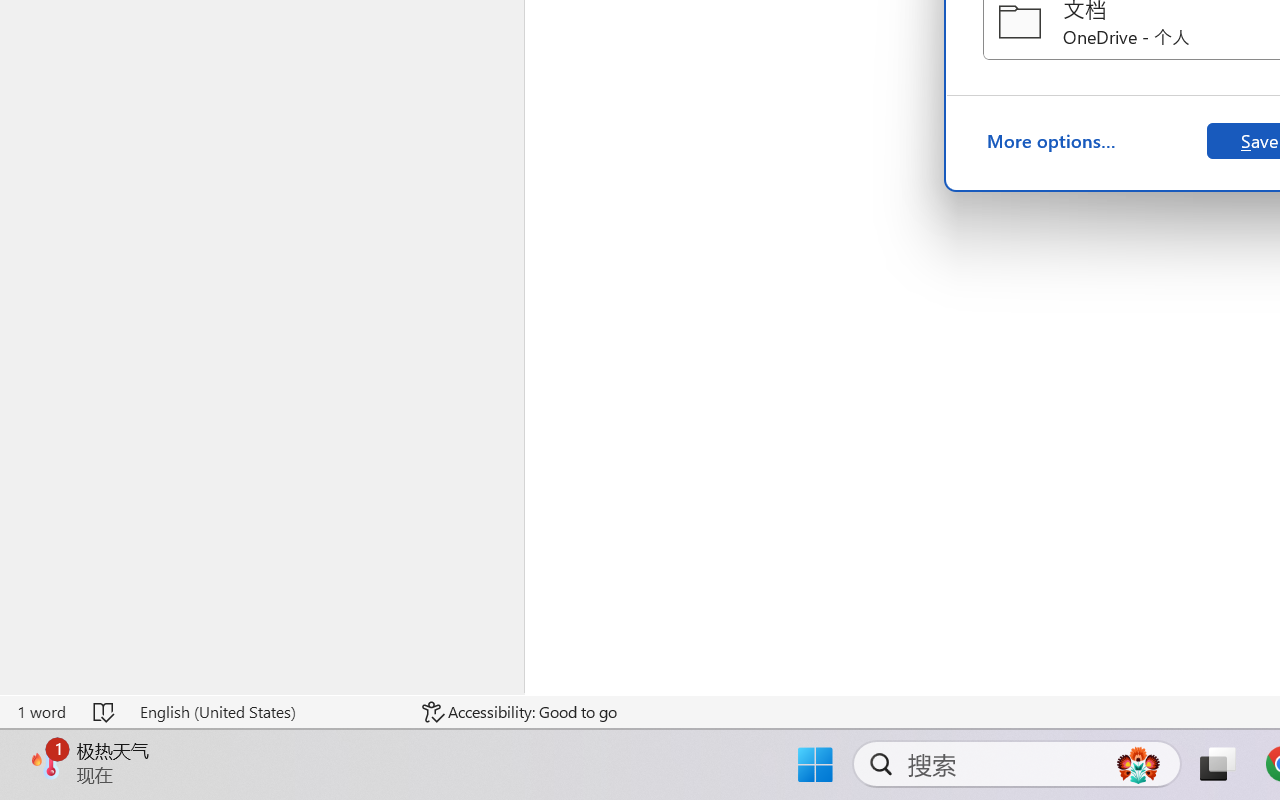 The image size is (1280, 800). What do you see at coordinates (104, 711) in the screenshot?
I see `'Spelling and Grammar Check No Errors'` at bounding box center [104, 711].